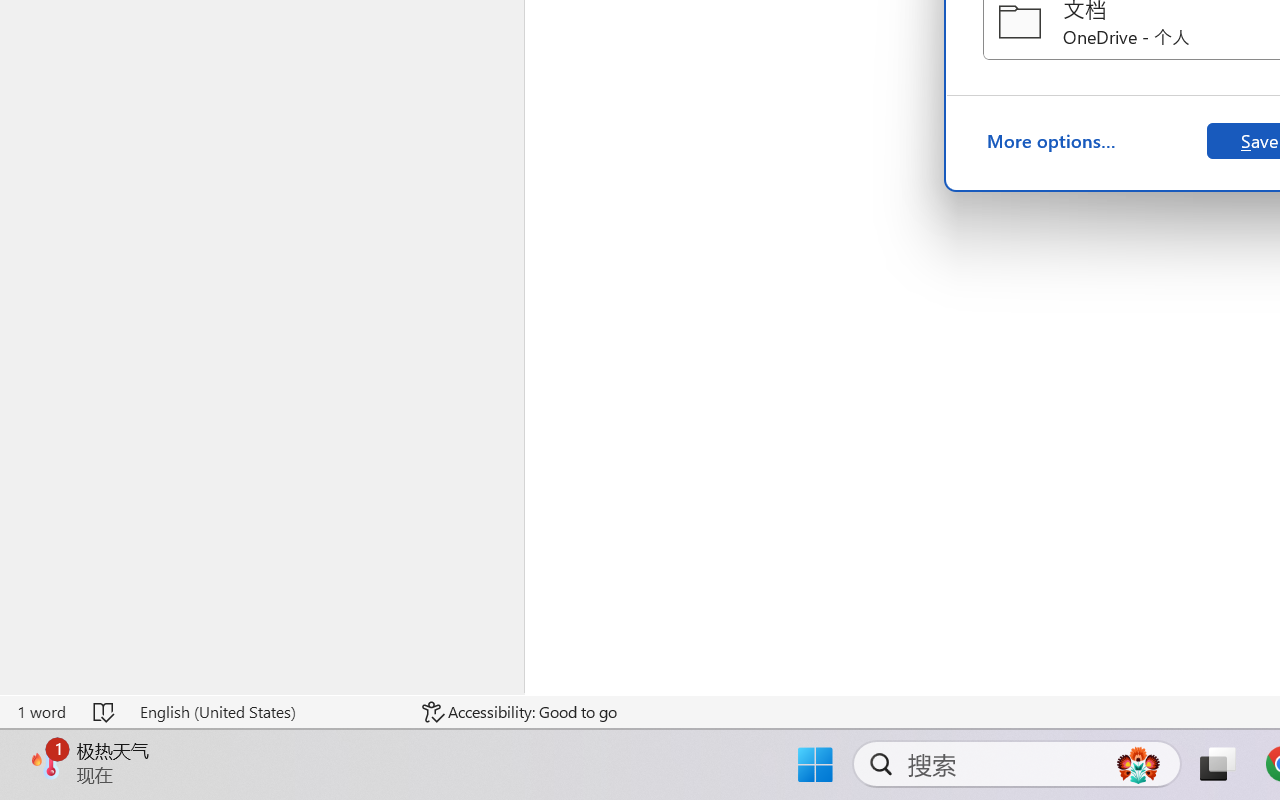 The image size is (1280, 800). What do you see at coordinates (104, 711) in the screenshot?
I see `'Spelling and Grammar Check No Errors'` at bounding box center [104, 711].